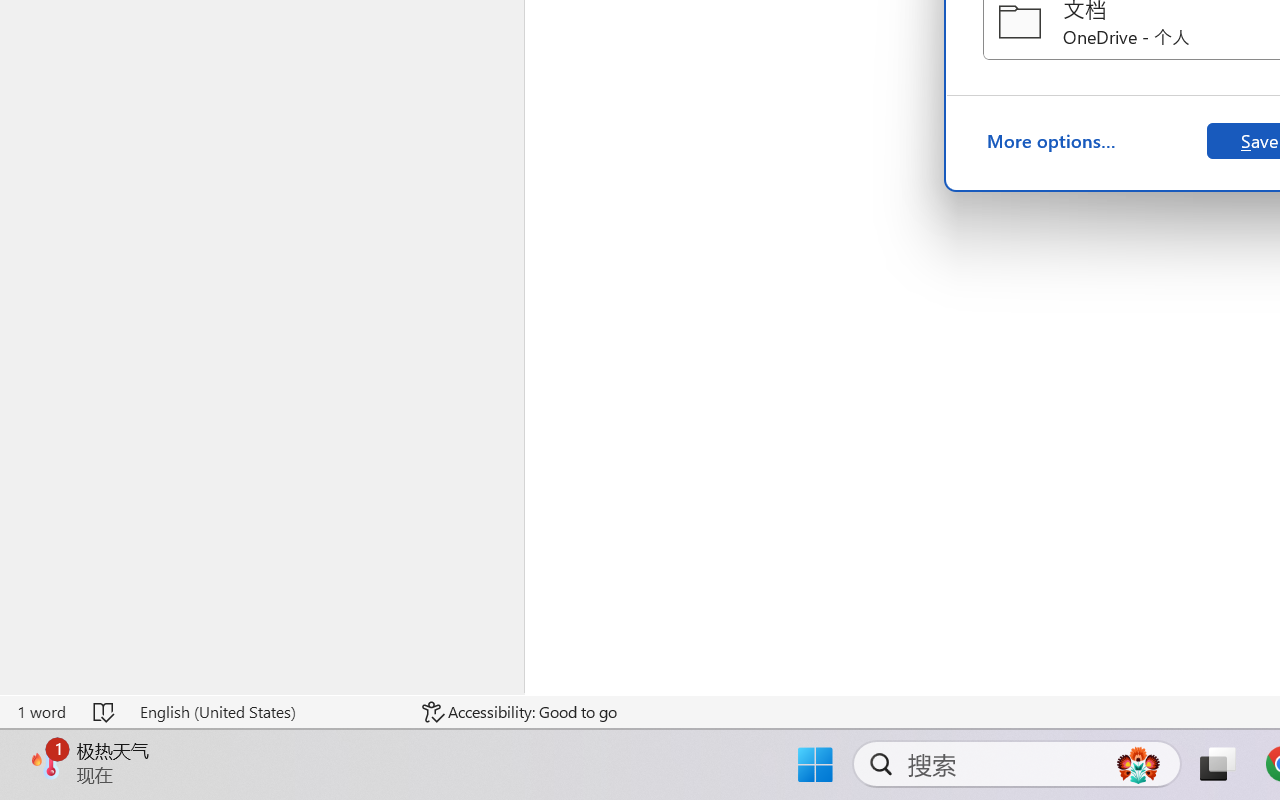 The image size is (1280, 800). What do you see at coordinates (104, 711) in the screenshot?
I see `'Spelling and Grammar Check No Errors'` at bounding box center [104, 711].